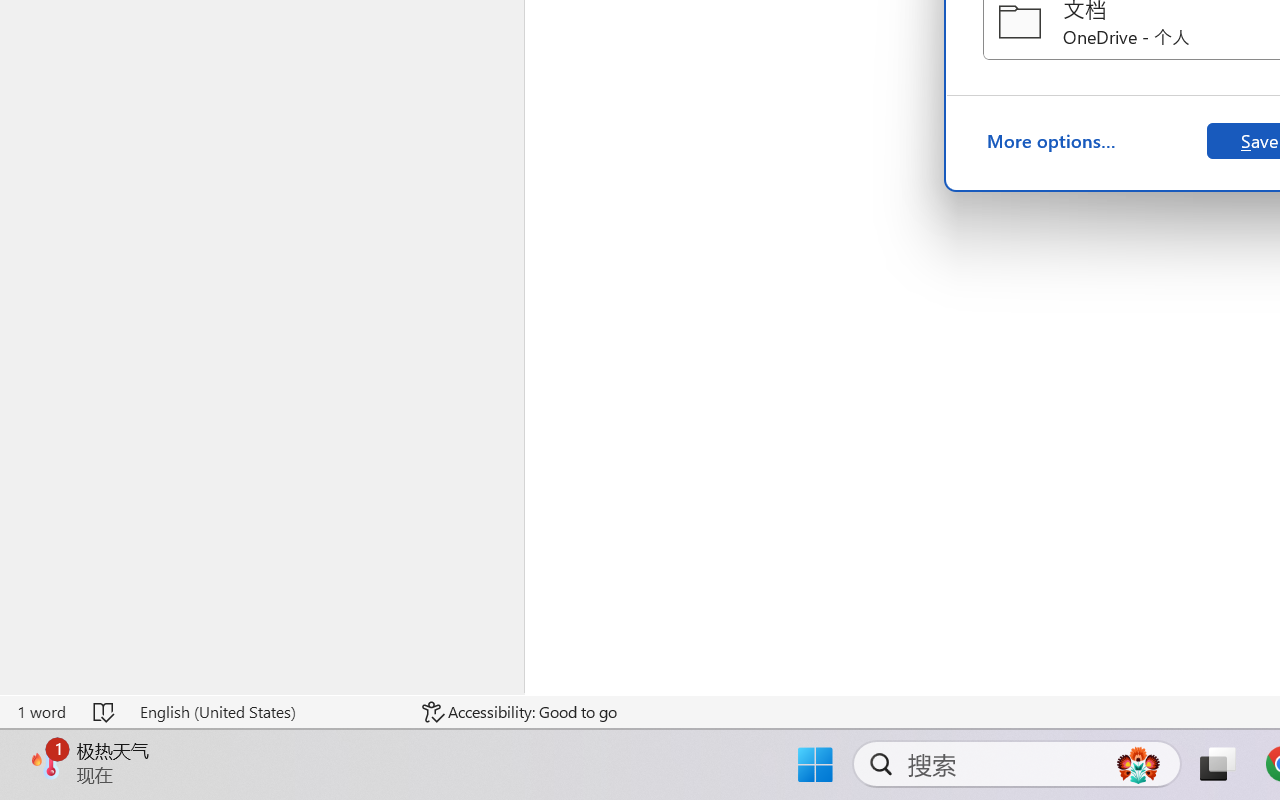 The image size is (1280, 800). What do you see at coordinates (104, 711) in the screenshot?
I see `'Spelling and Grammar Check No Errors'` at bounding box center [104, 711].